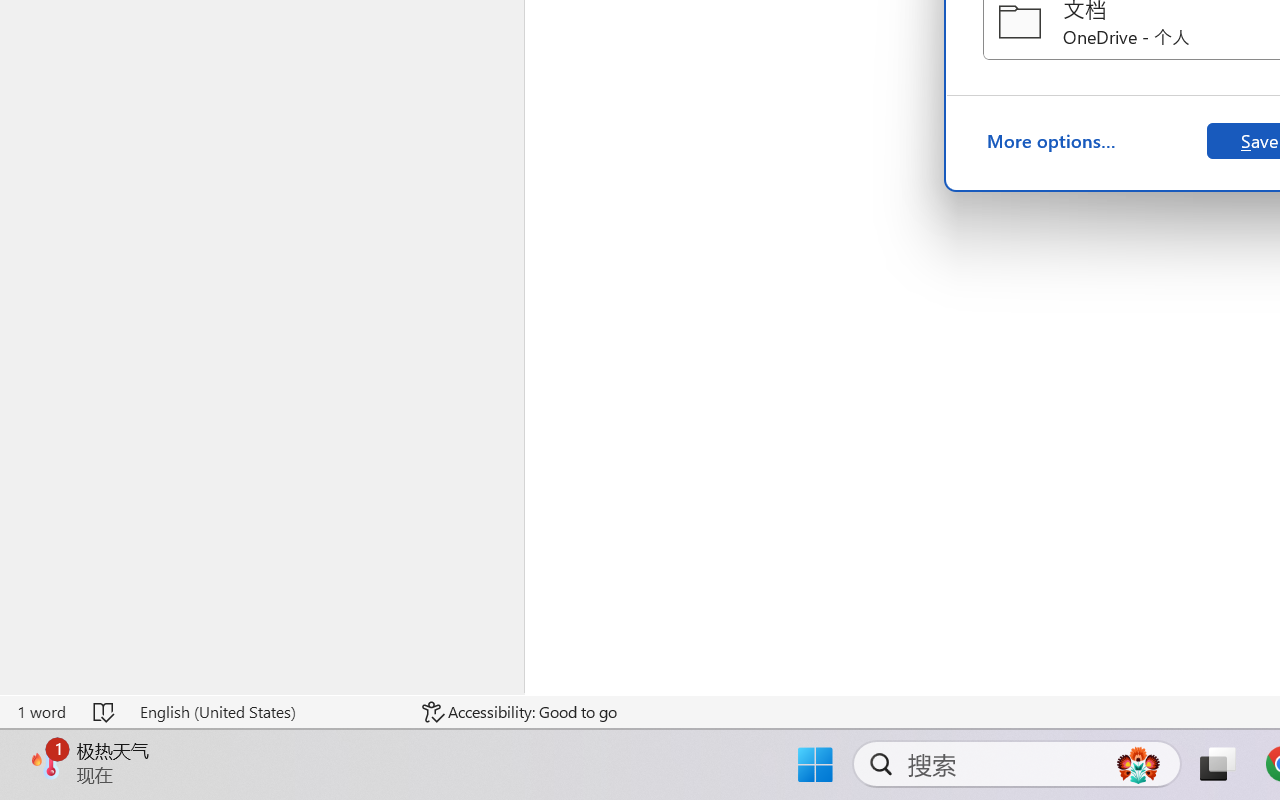 The image size is (1280, 800). What do you see at coordinates (104, 711) in the screenshot?
I see `'Spelling and Grammar Check No Errors'` at bounding box center [104, 711].